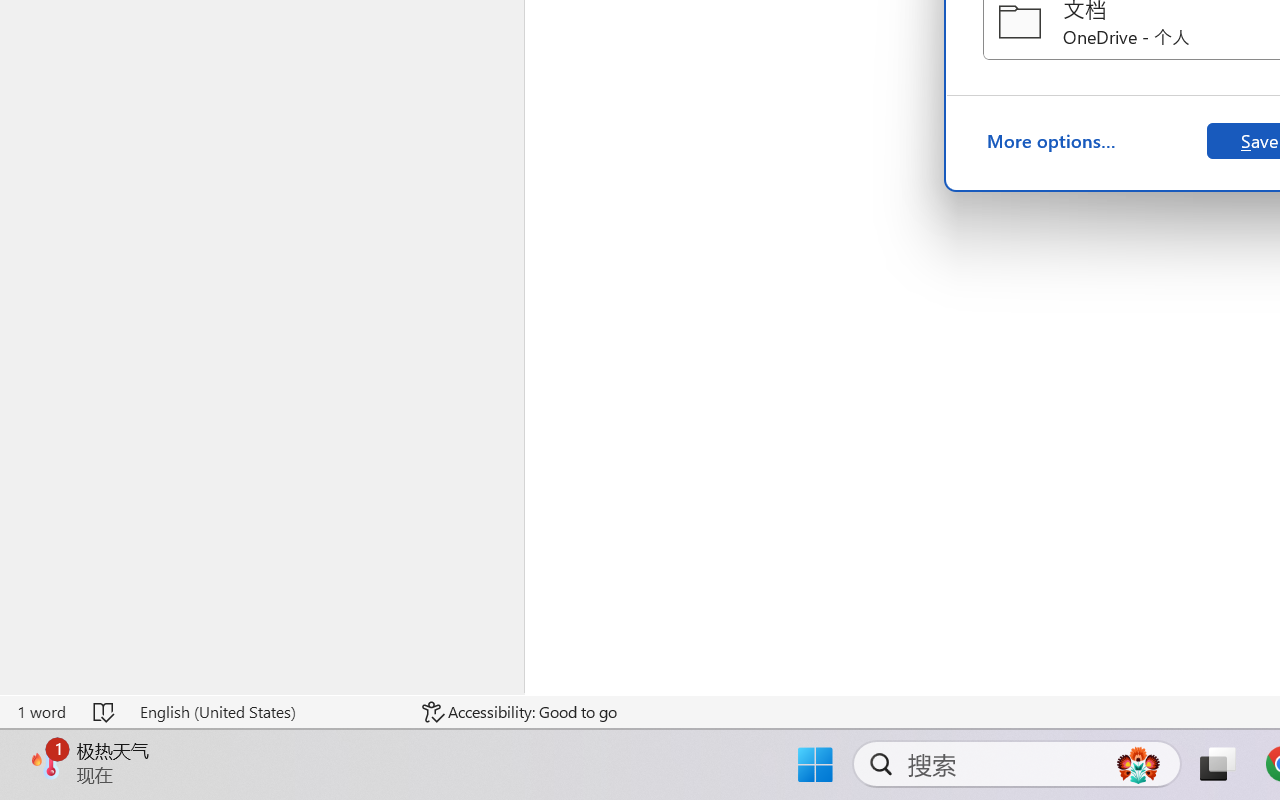 The image size is (1280, 800). What do you see at coordinates (104, 711) in the screenshot?
I see `'Spelling and Grammar Check No Errors'` at bounding box center [104, 711].